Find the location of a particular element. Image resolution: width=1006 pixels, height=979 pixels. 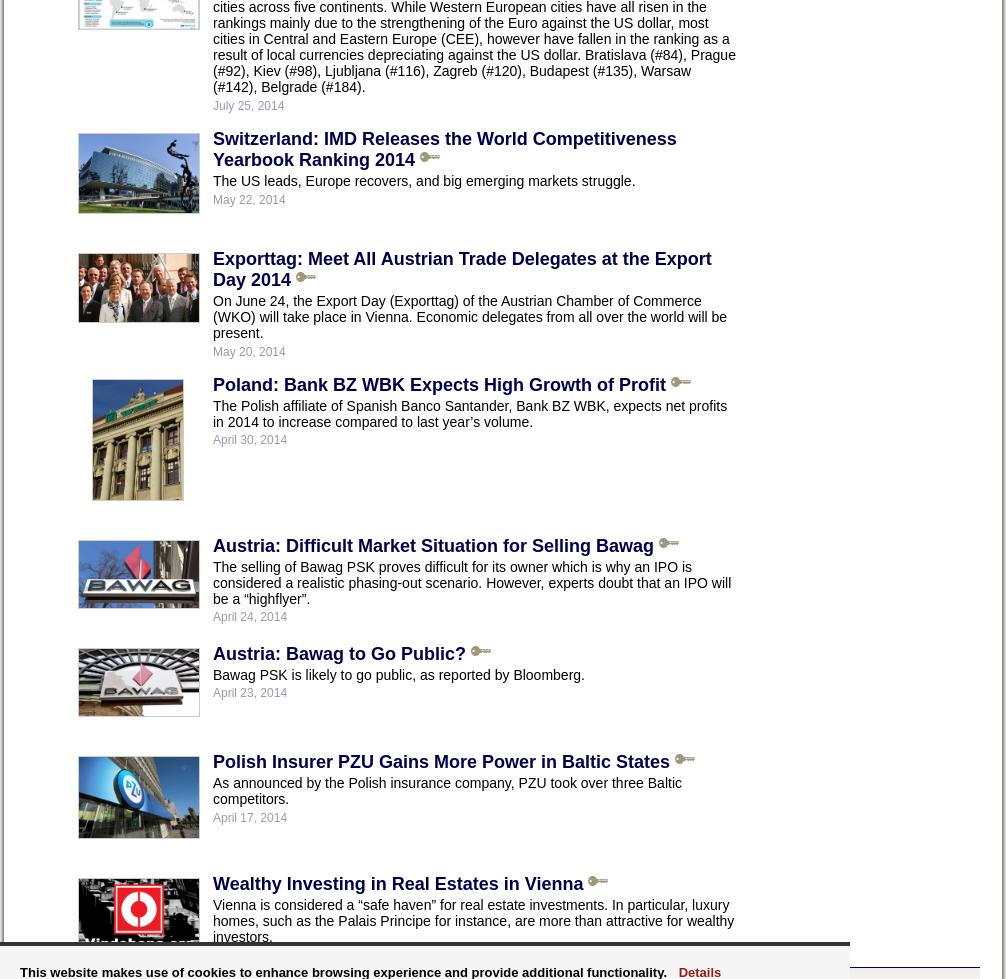

'Switzerland: IMD Releases the World Competitiveness Yearbook Ranking 2014' is located at coordinates (443, 148).